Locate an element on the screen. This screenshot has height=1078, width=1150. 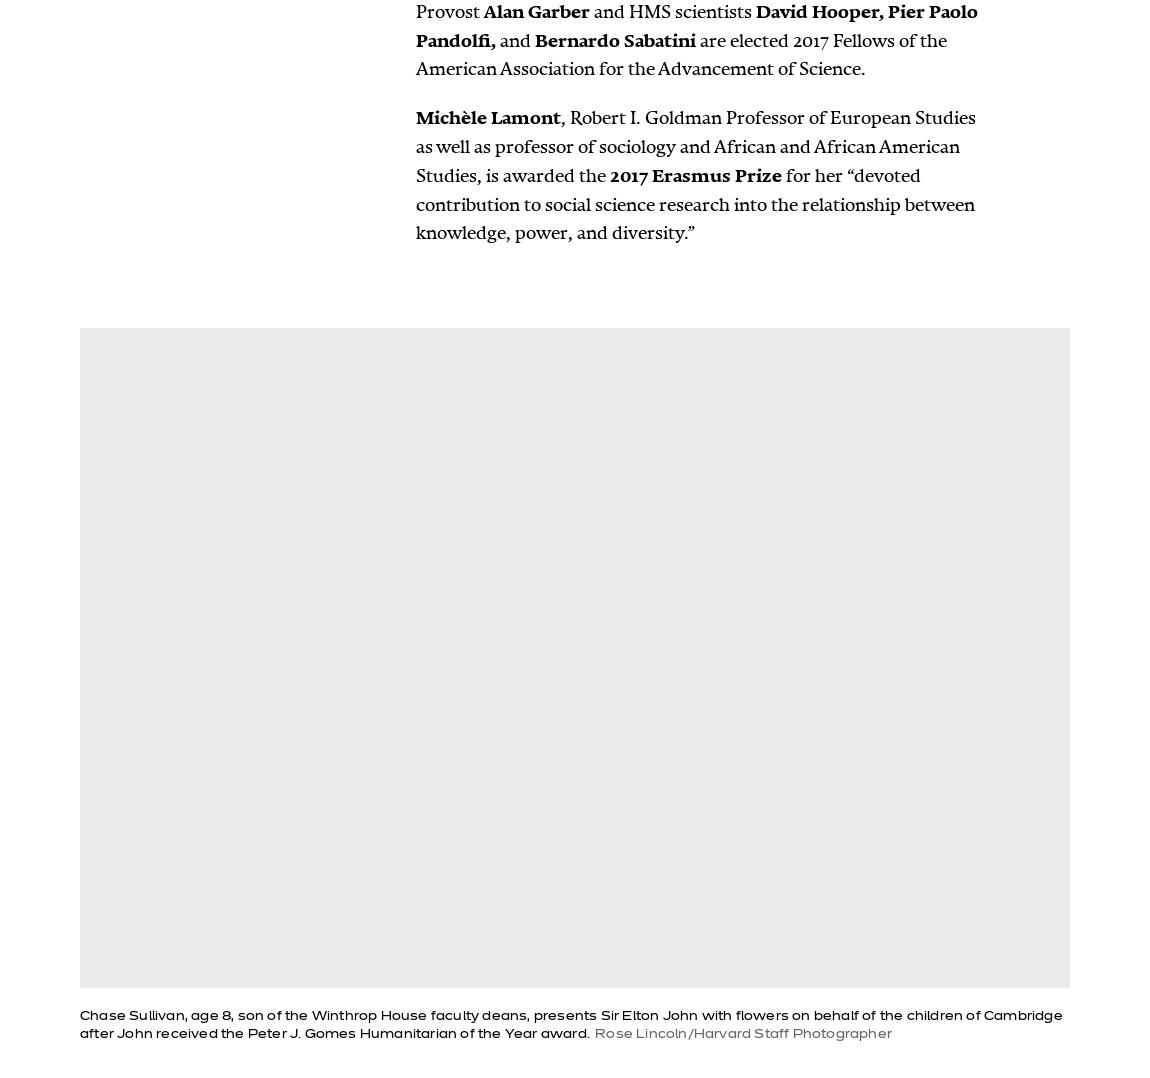
'and HMS scientists' is located at coordinates (671, 9).